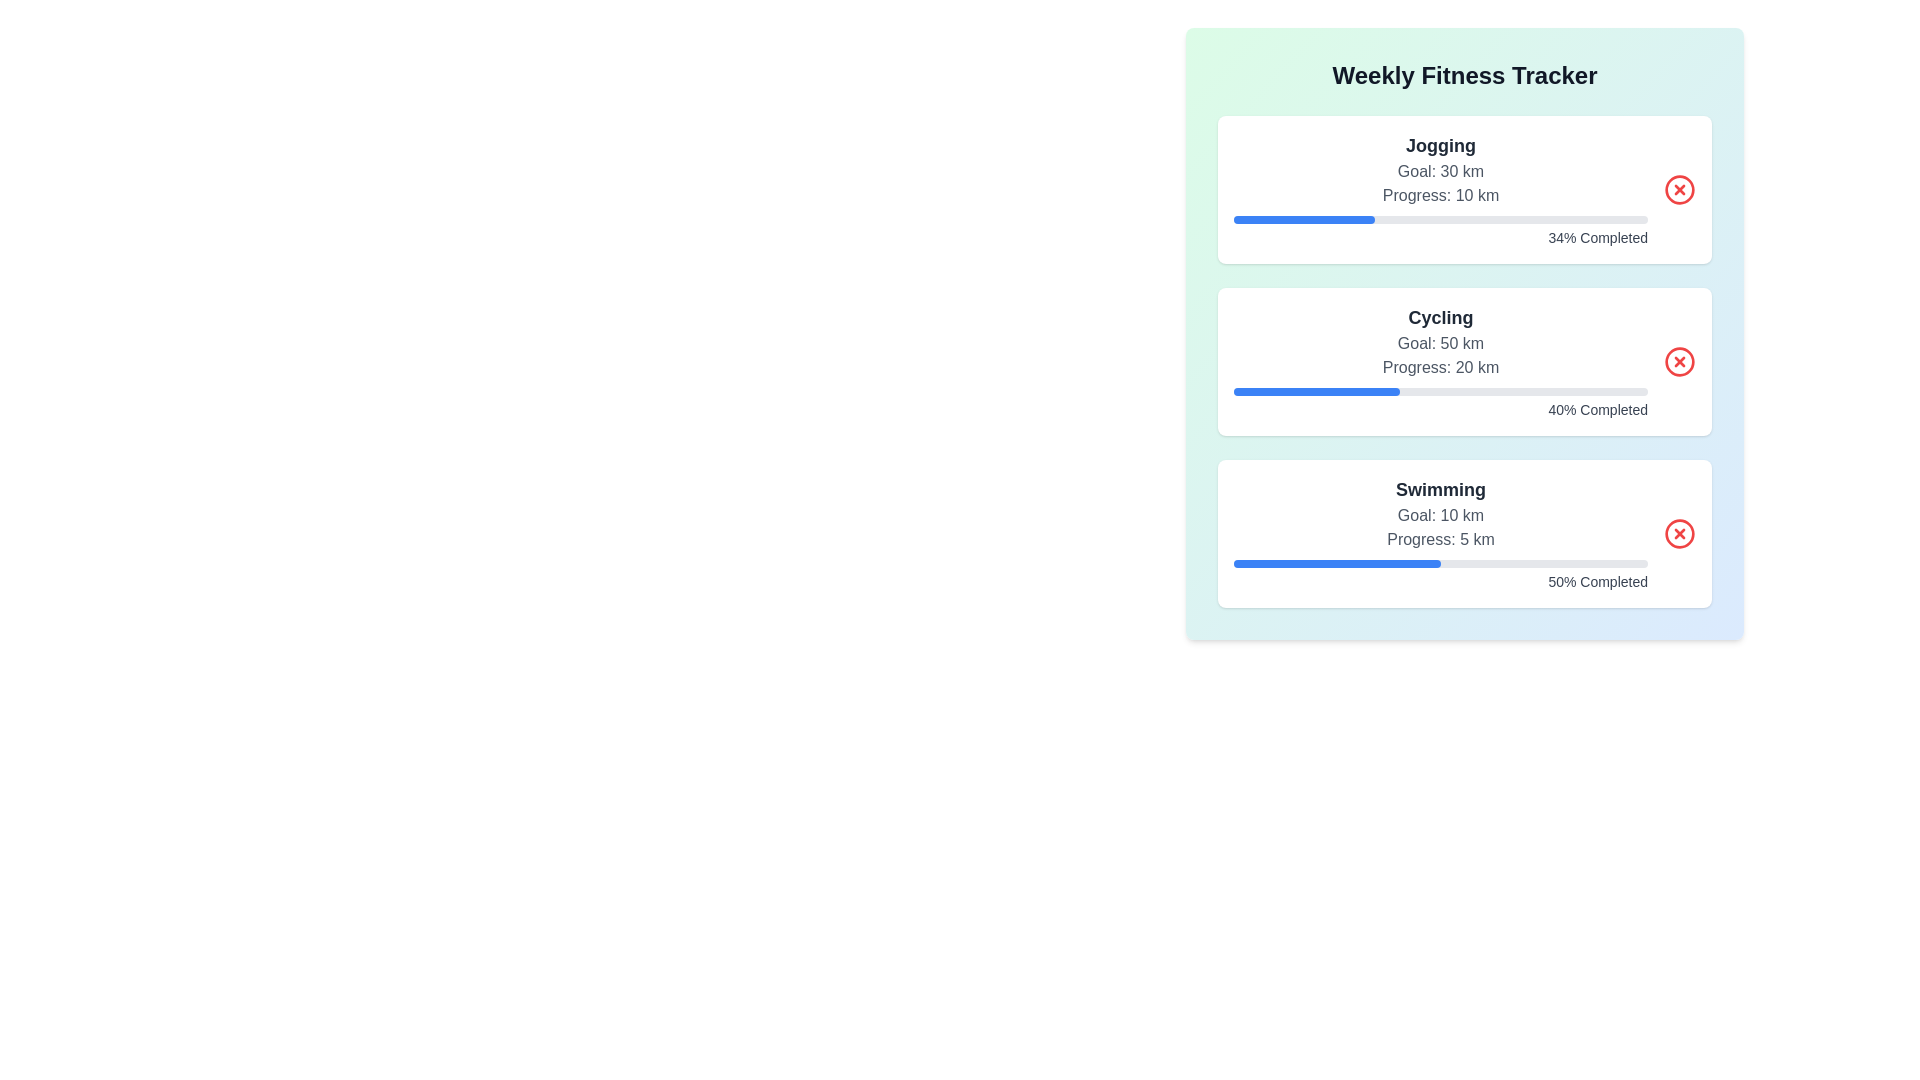 The height and width of the screenshot is (1080, 1920). I want to click on progress bar on the third card titled 'Swimming' in the 'Weekly Fitness Tracker', which shows 50% completion towards the goal of 10 km, so click(1464, 532).